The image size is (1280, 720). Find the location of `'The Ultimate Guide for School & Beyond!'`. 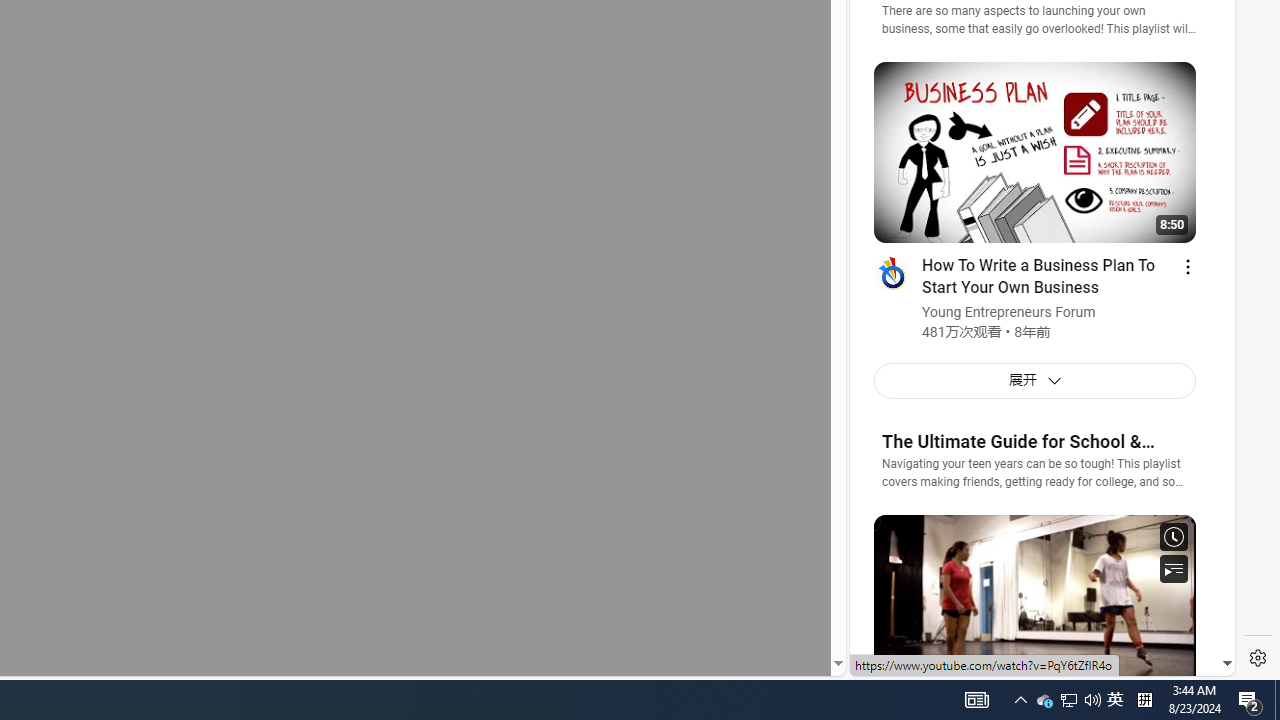

'The Ultimate Guide for School & Beyond!' is located at coordinates (1038, 441).